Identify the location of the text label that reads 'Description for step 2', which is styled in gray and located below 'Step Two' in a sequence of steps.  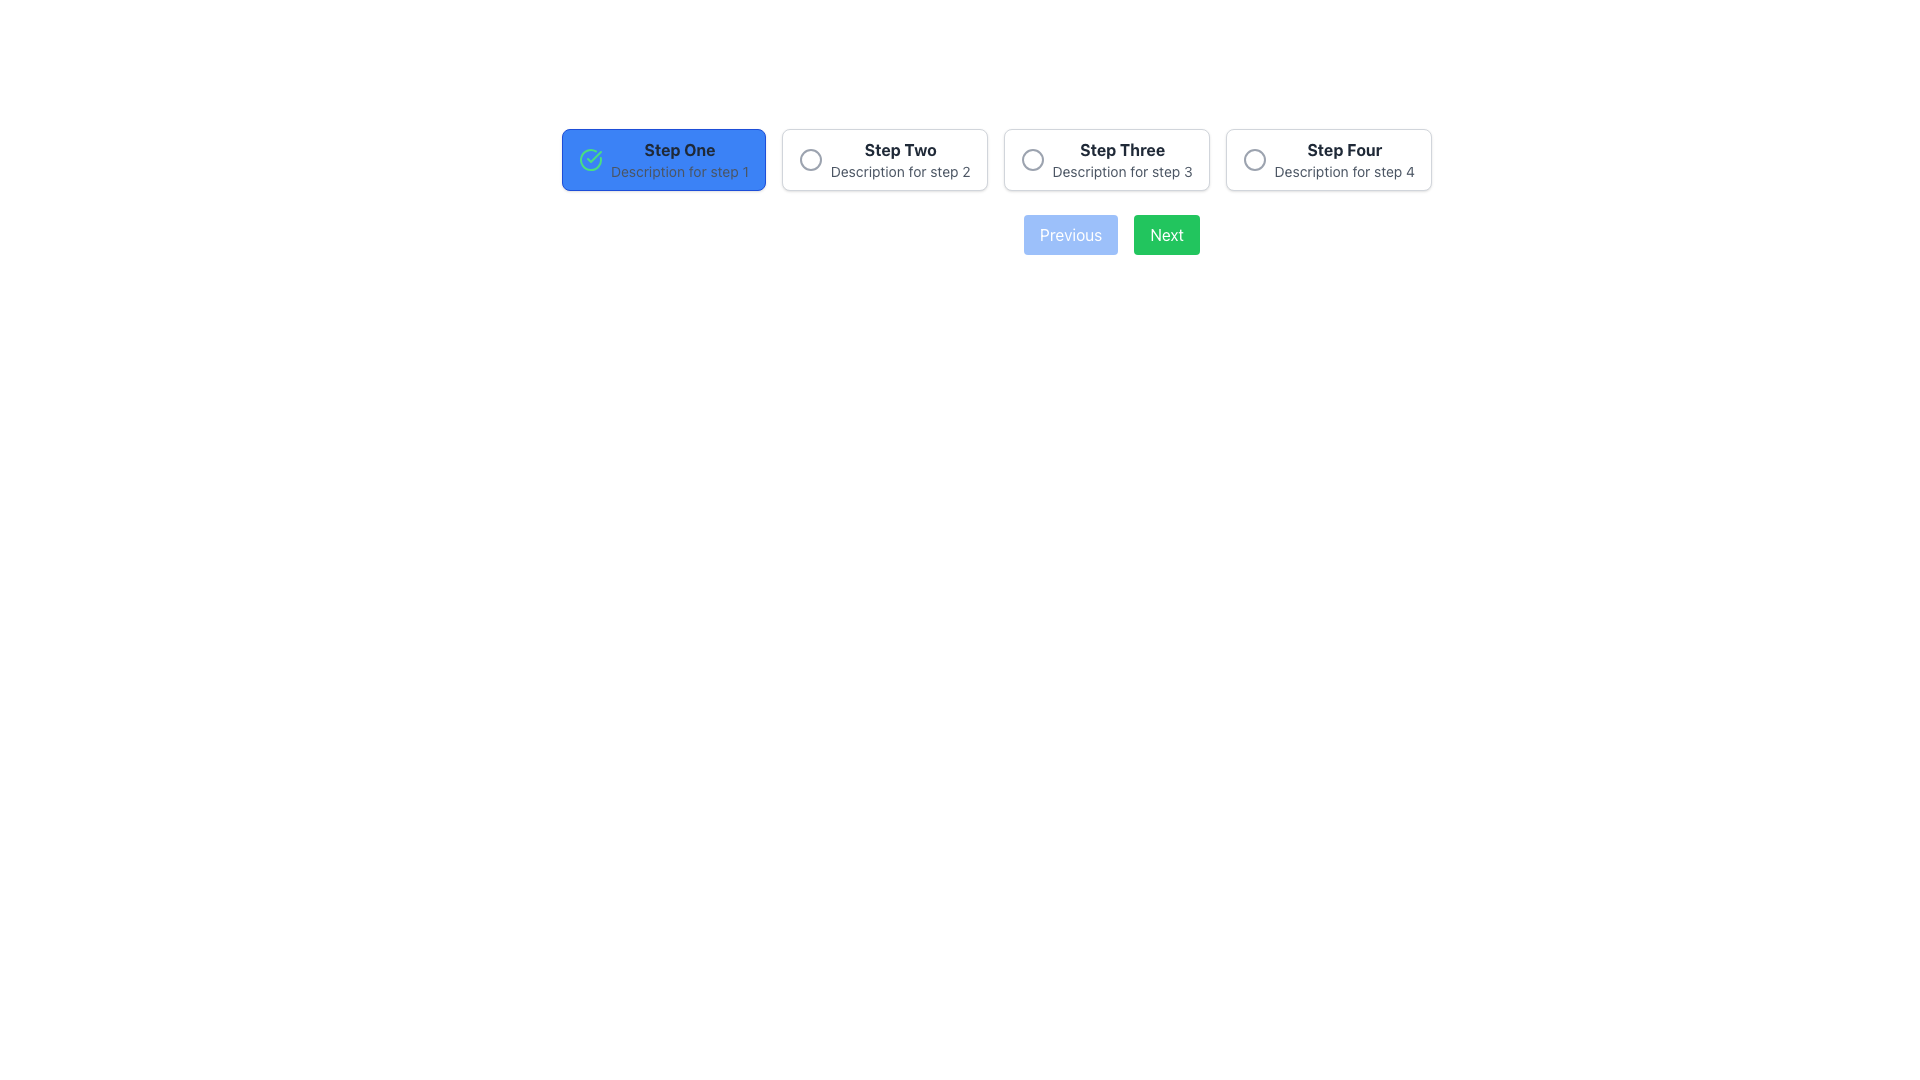
(899, 171).